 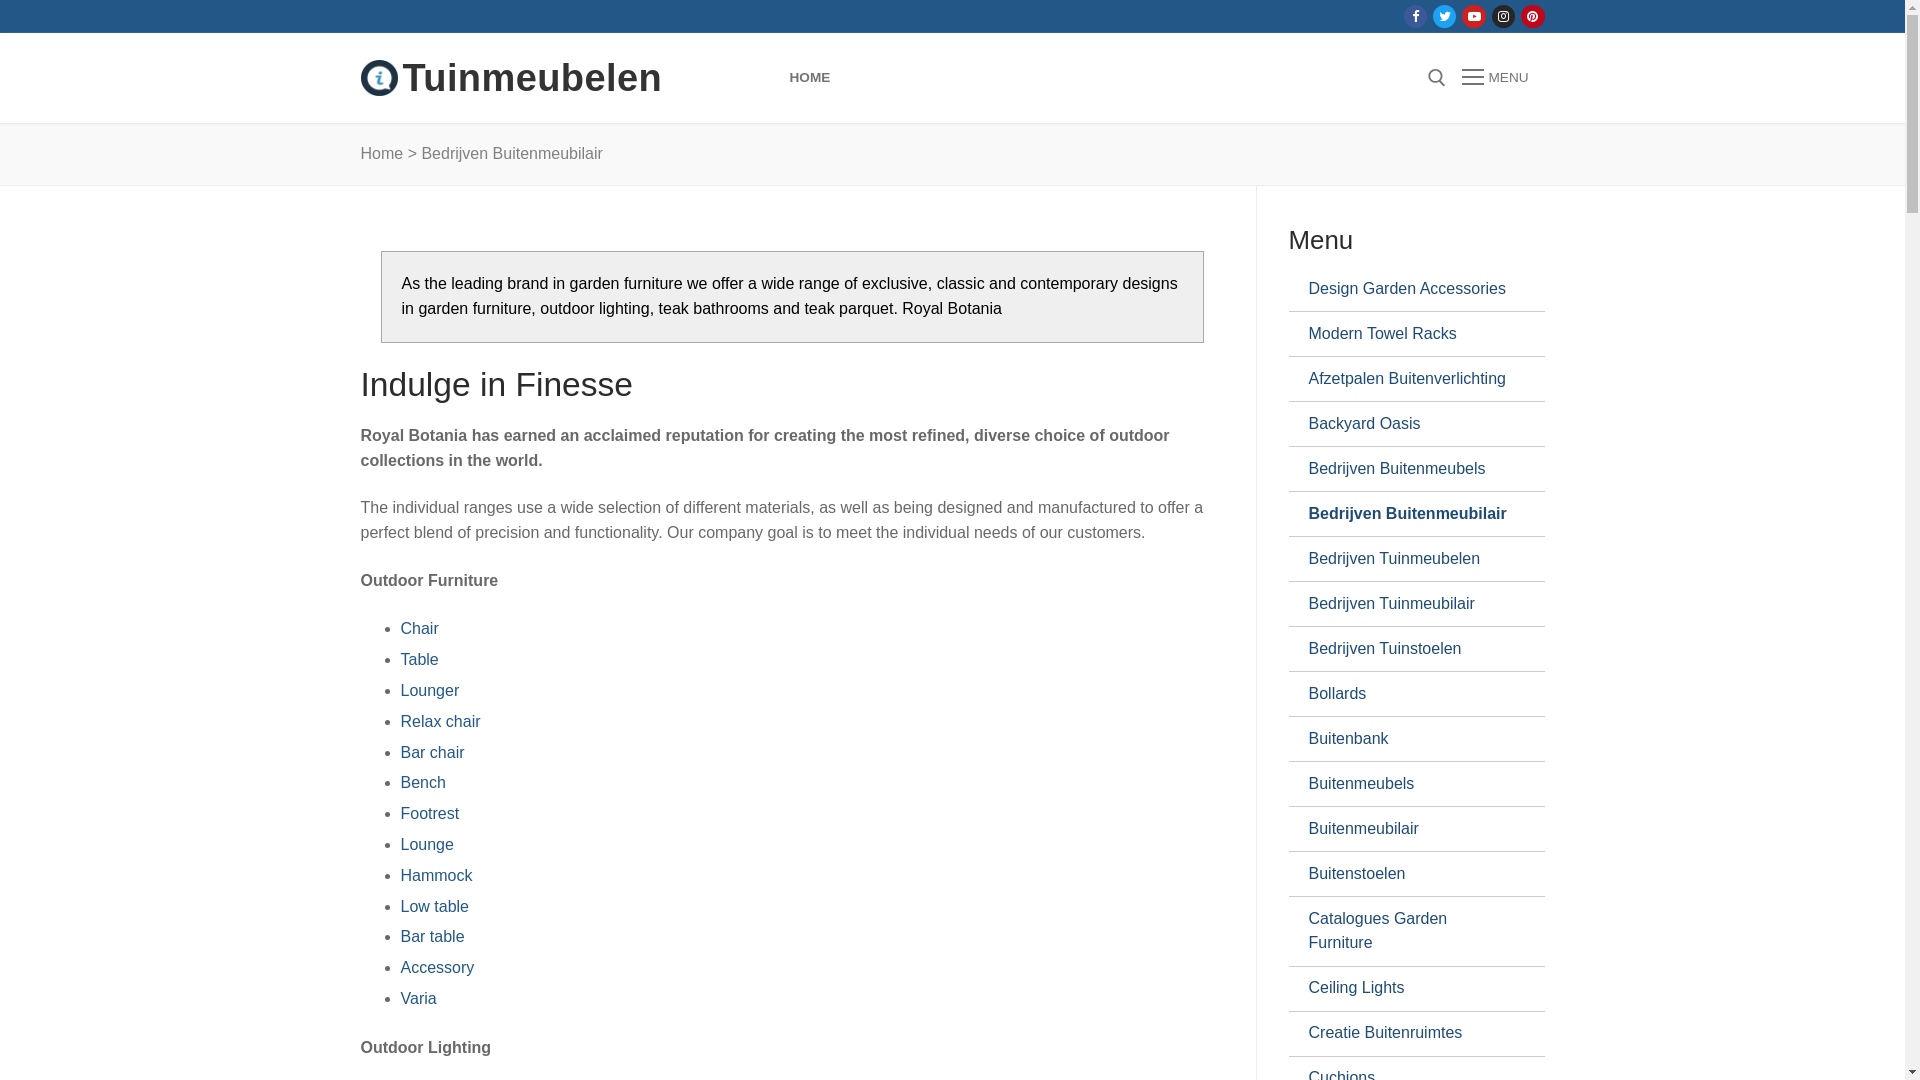 What do you see at coordinates (421, 781) in the screenshot?
I see `'Bench'` at bounding box center [421, 781].